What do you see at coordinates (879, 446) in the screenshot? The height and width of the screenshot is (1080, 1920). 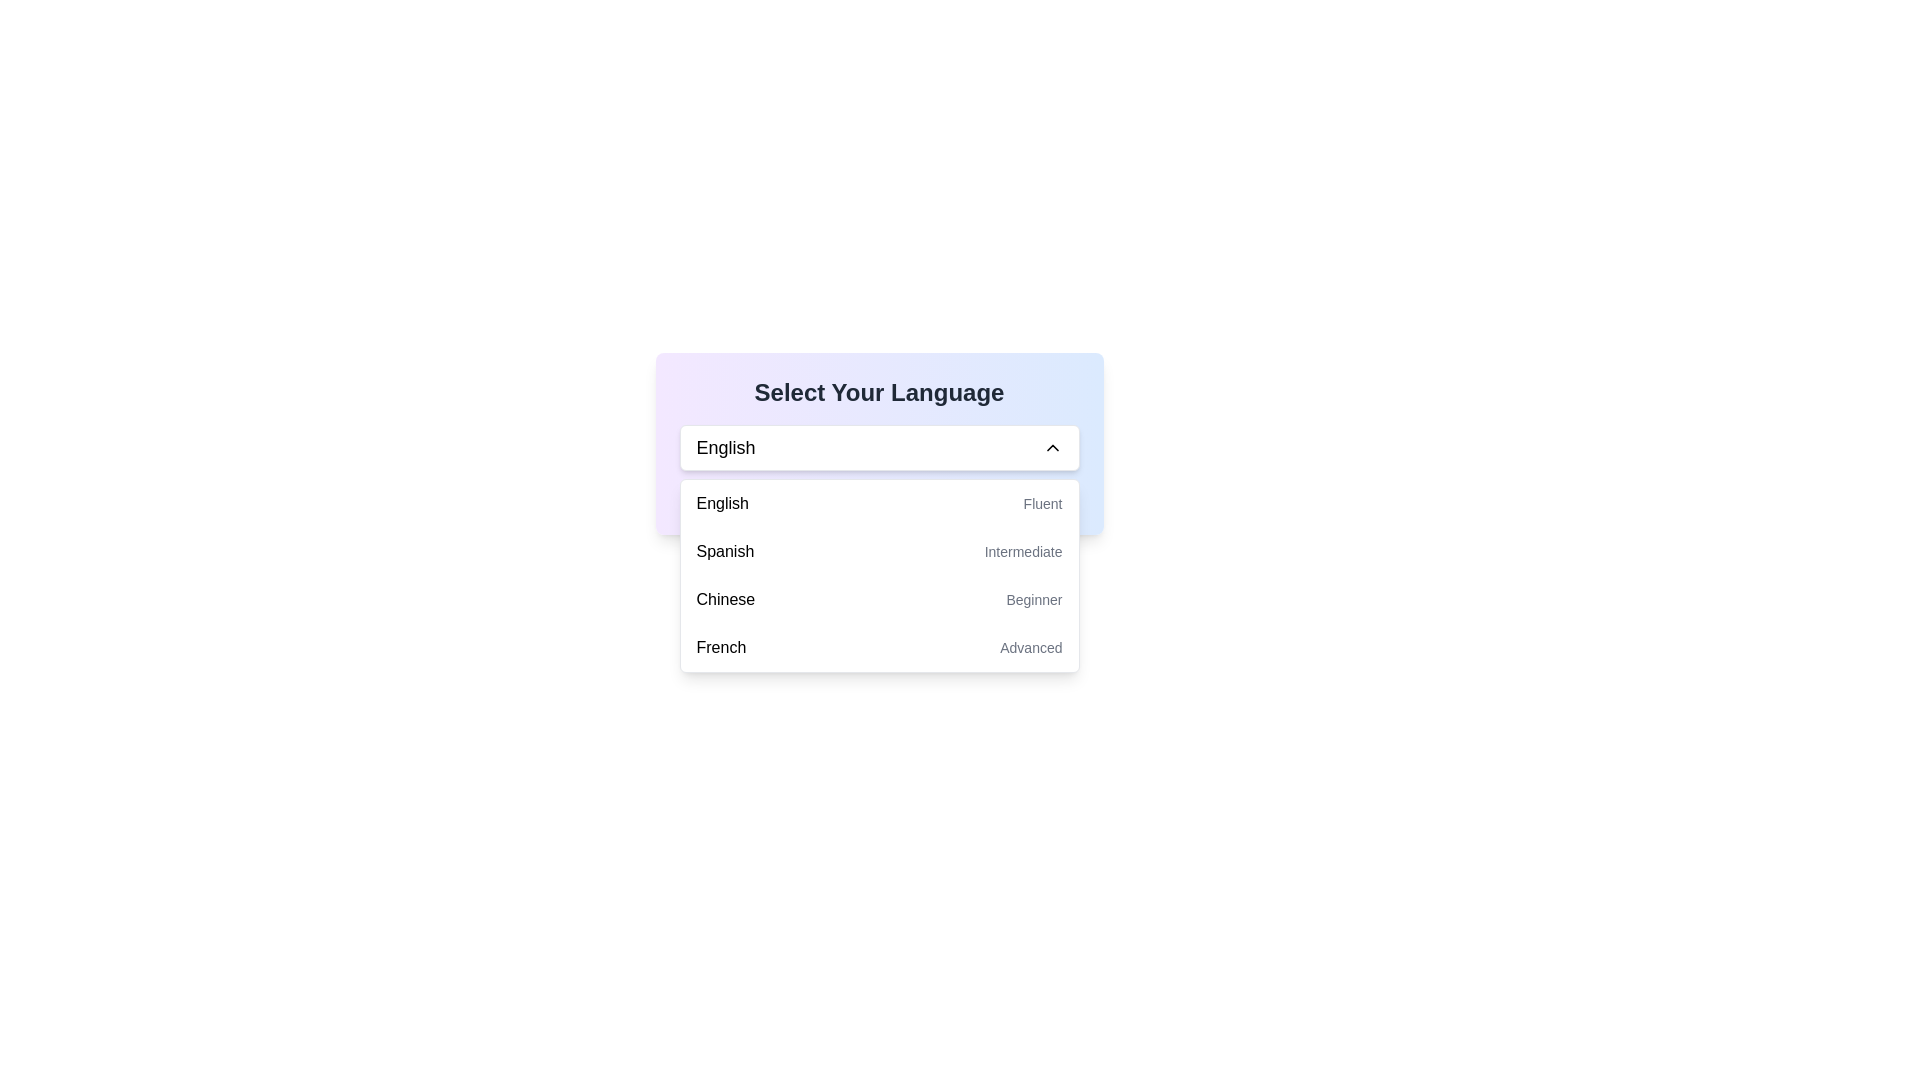 I see `on the language selection dropdown menu displaying 'English'` at bounding box center [879, 446].